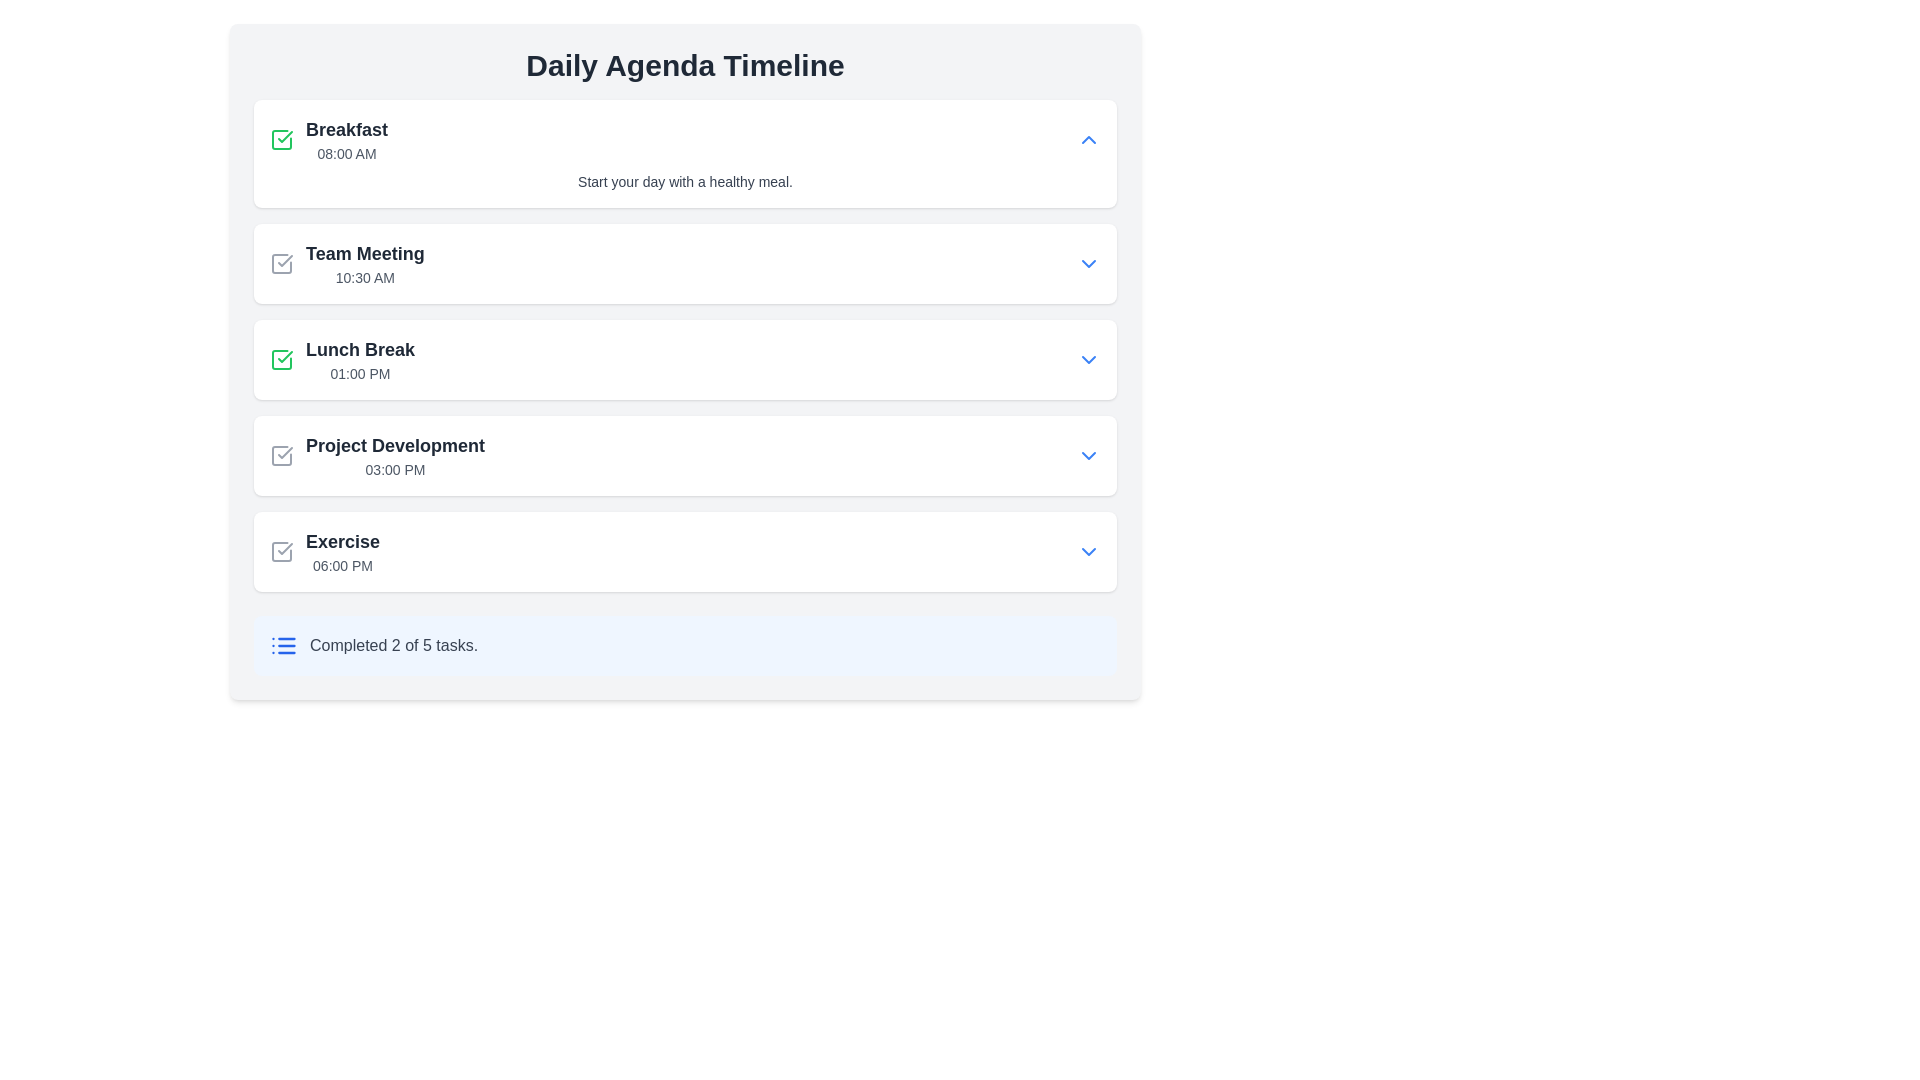 Image resolution: width=1920 pixels, height=1080 pixels. Describe the element at coordinates (281, 551) in the screenshot. I see `the Checkbox icon, which is a square icon with a checkmark inside, located to the left of the 'Exercise' text and above the '06:00 PM' text in the last list item of the agenda` at that location.